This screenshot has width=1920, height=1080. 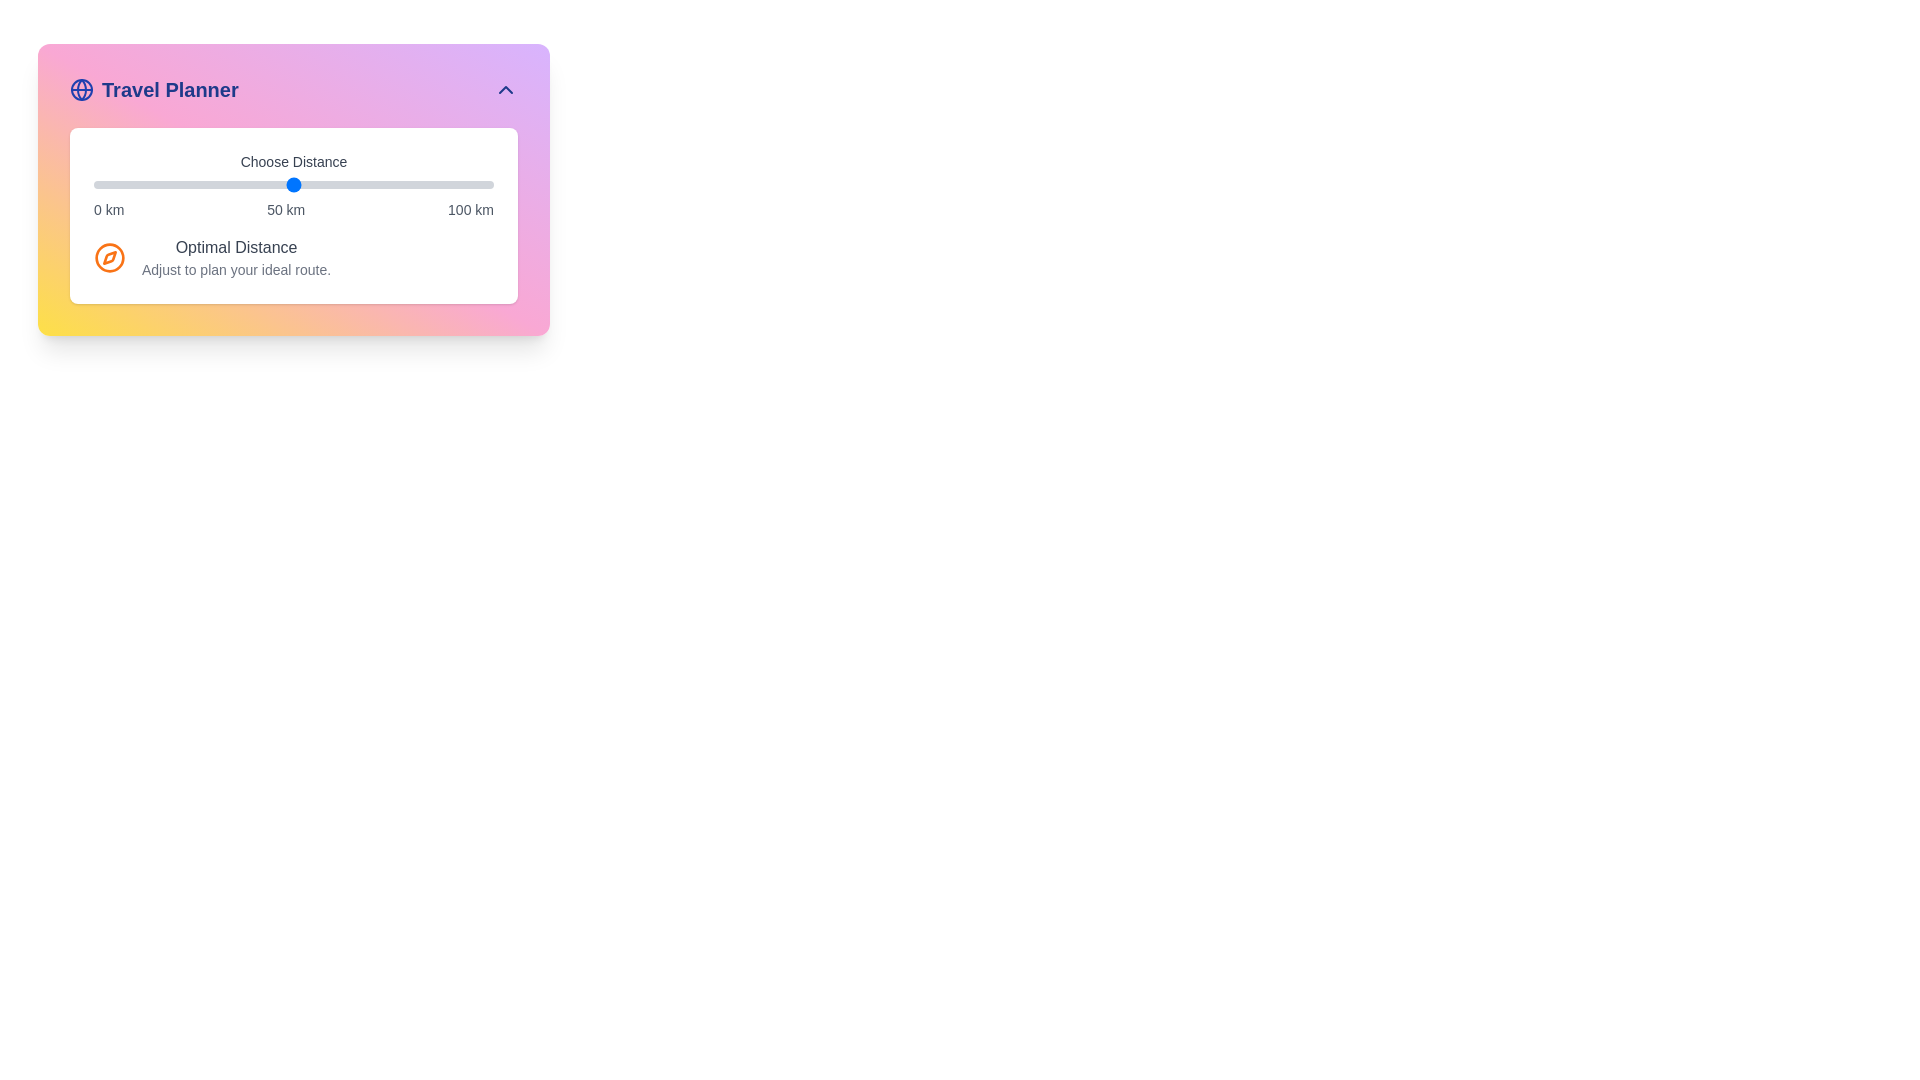 What do you see at coordinates (398, 185) in the screenshot?
I see `the slider` at bounding box center [398, 185].